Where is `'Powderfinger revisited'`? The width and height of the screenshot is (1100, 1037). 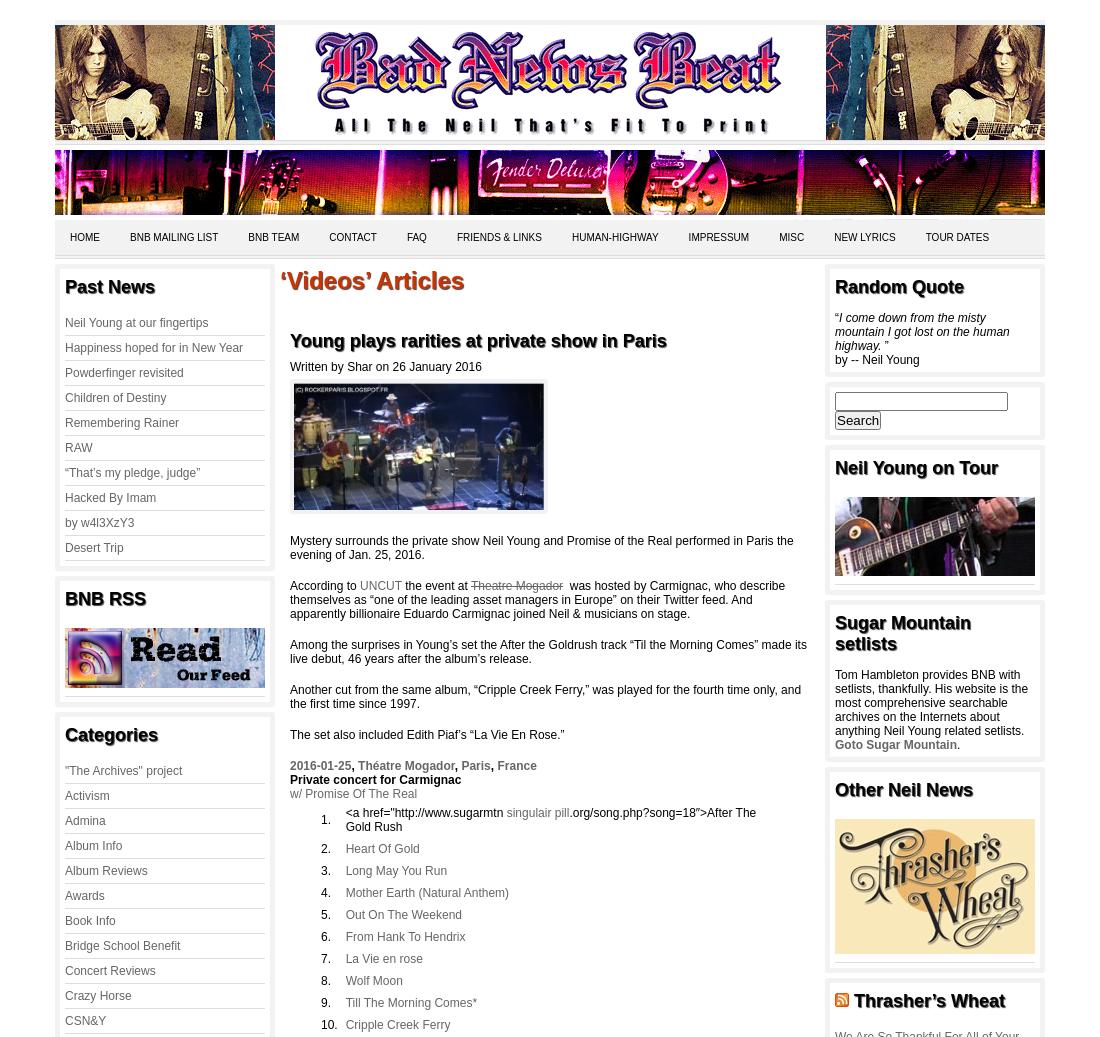
'Powderfinger revisited' is located at coordinates (123, 372).